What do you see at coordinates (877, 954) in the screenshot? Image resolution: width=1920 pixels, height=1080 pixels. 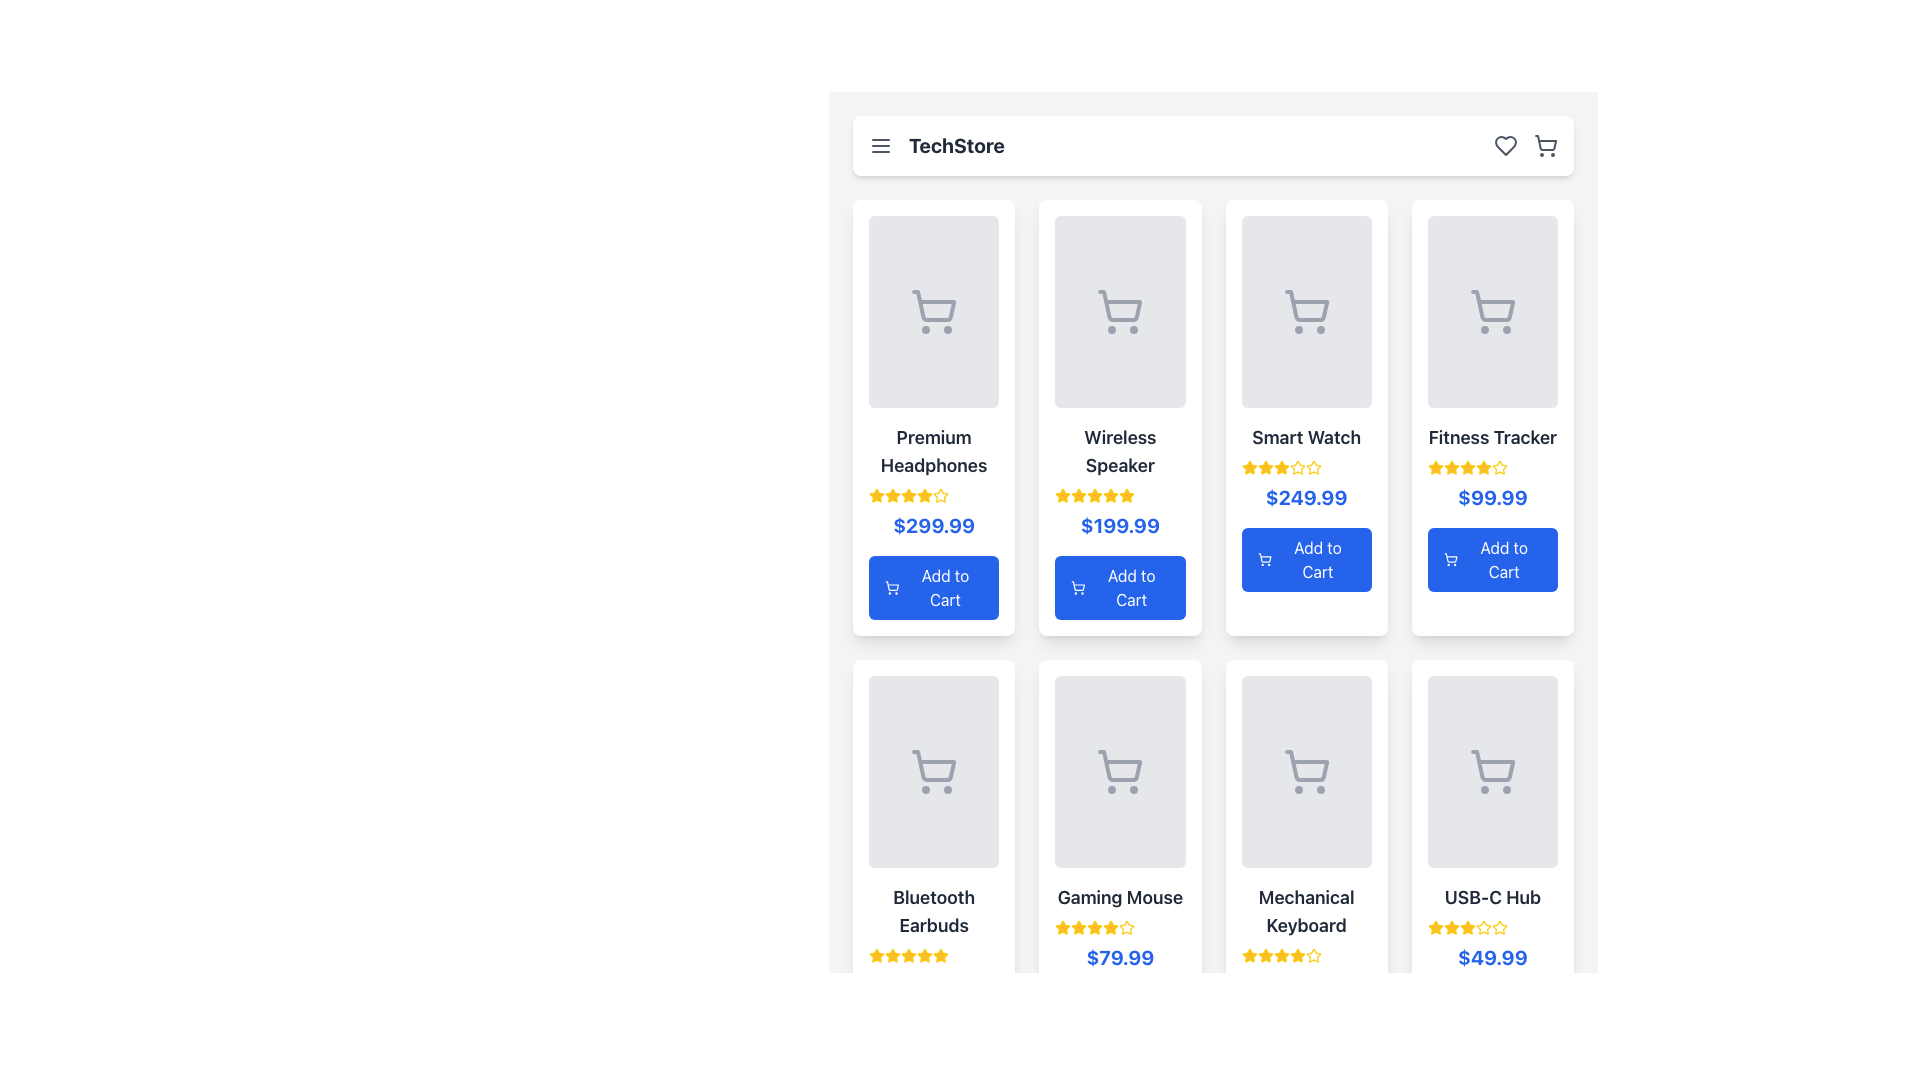 I see `the visual state of the star rating icon for the 'Bluetooth Earbuds' product located within the rating section of the product grid layout` at bounding box center [877, 954].